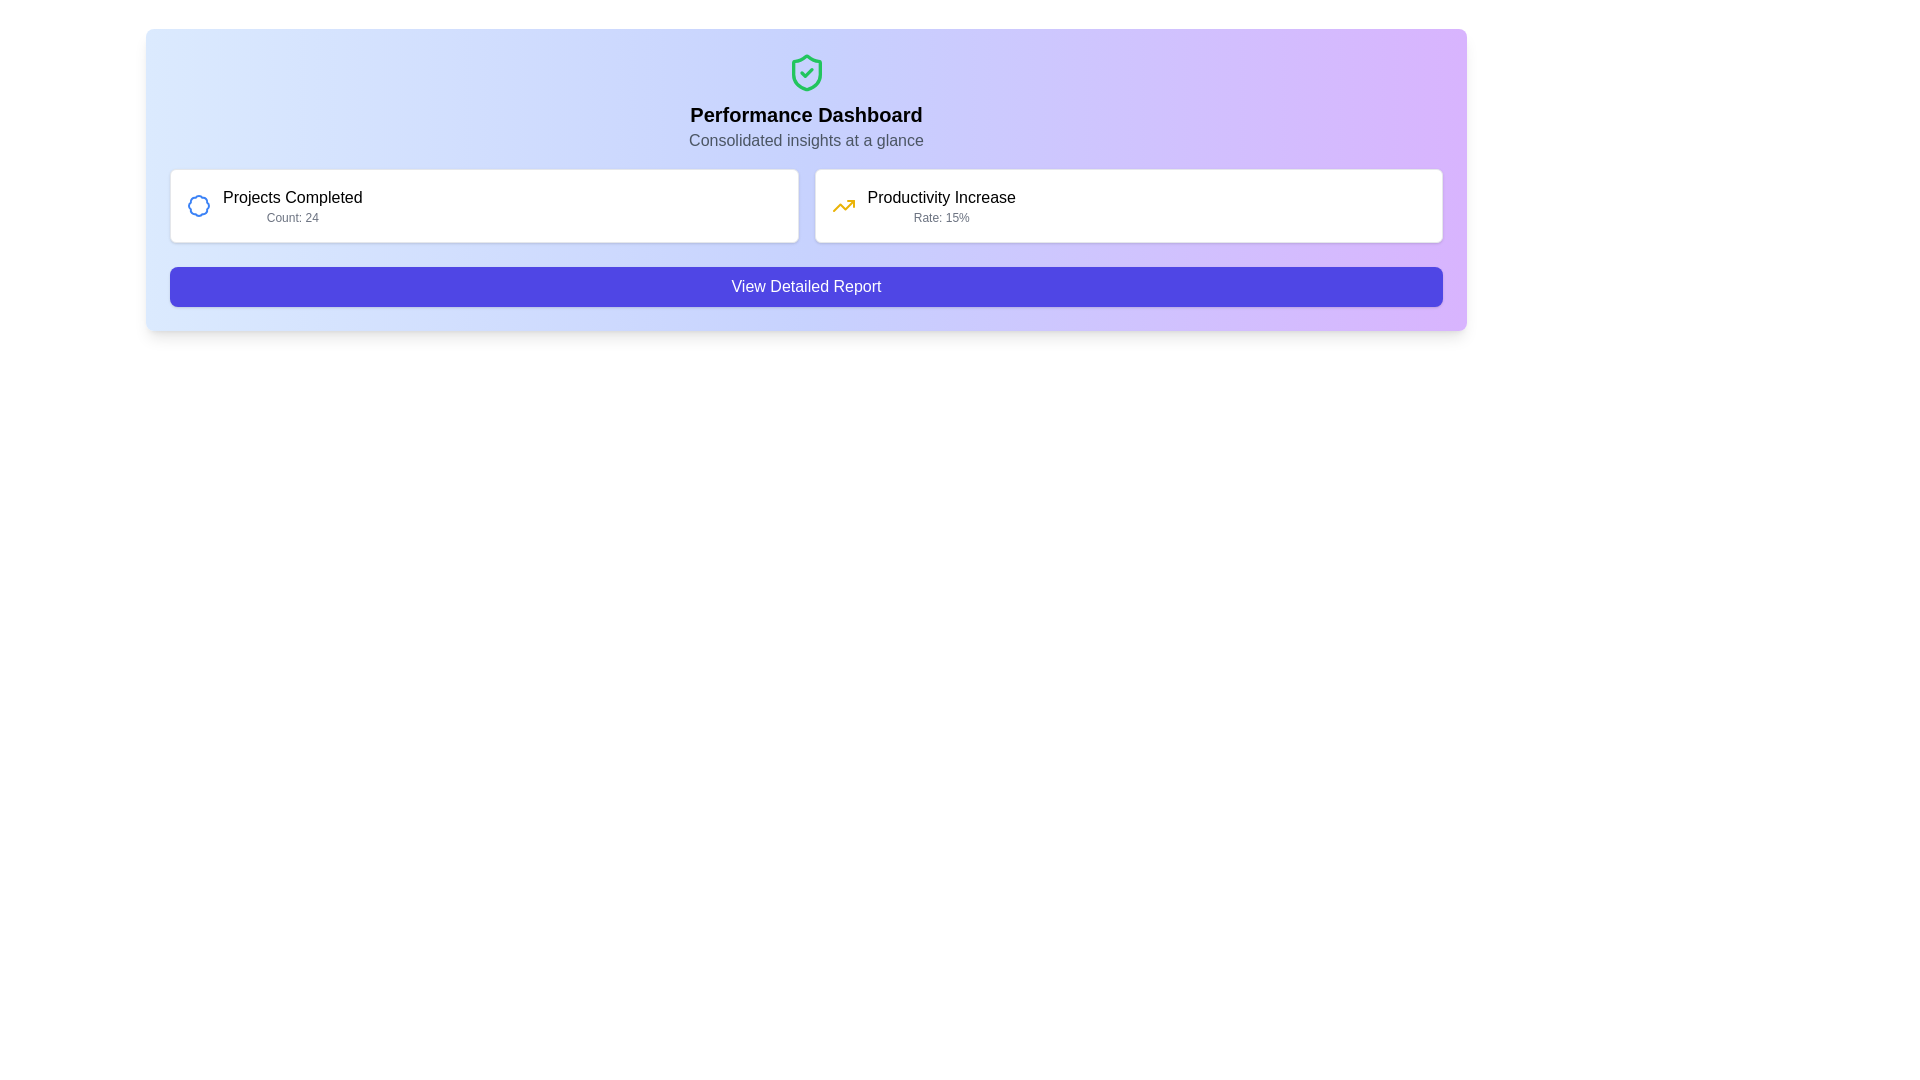  What do you see at coordinates (940, 205) in the screenshot?
I see `the text display area that indicates a productivity increase rate of 15%, located in the upper-right section of the interface, as the second information card` at bounding box center [940, 205].